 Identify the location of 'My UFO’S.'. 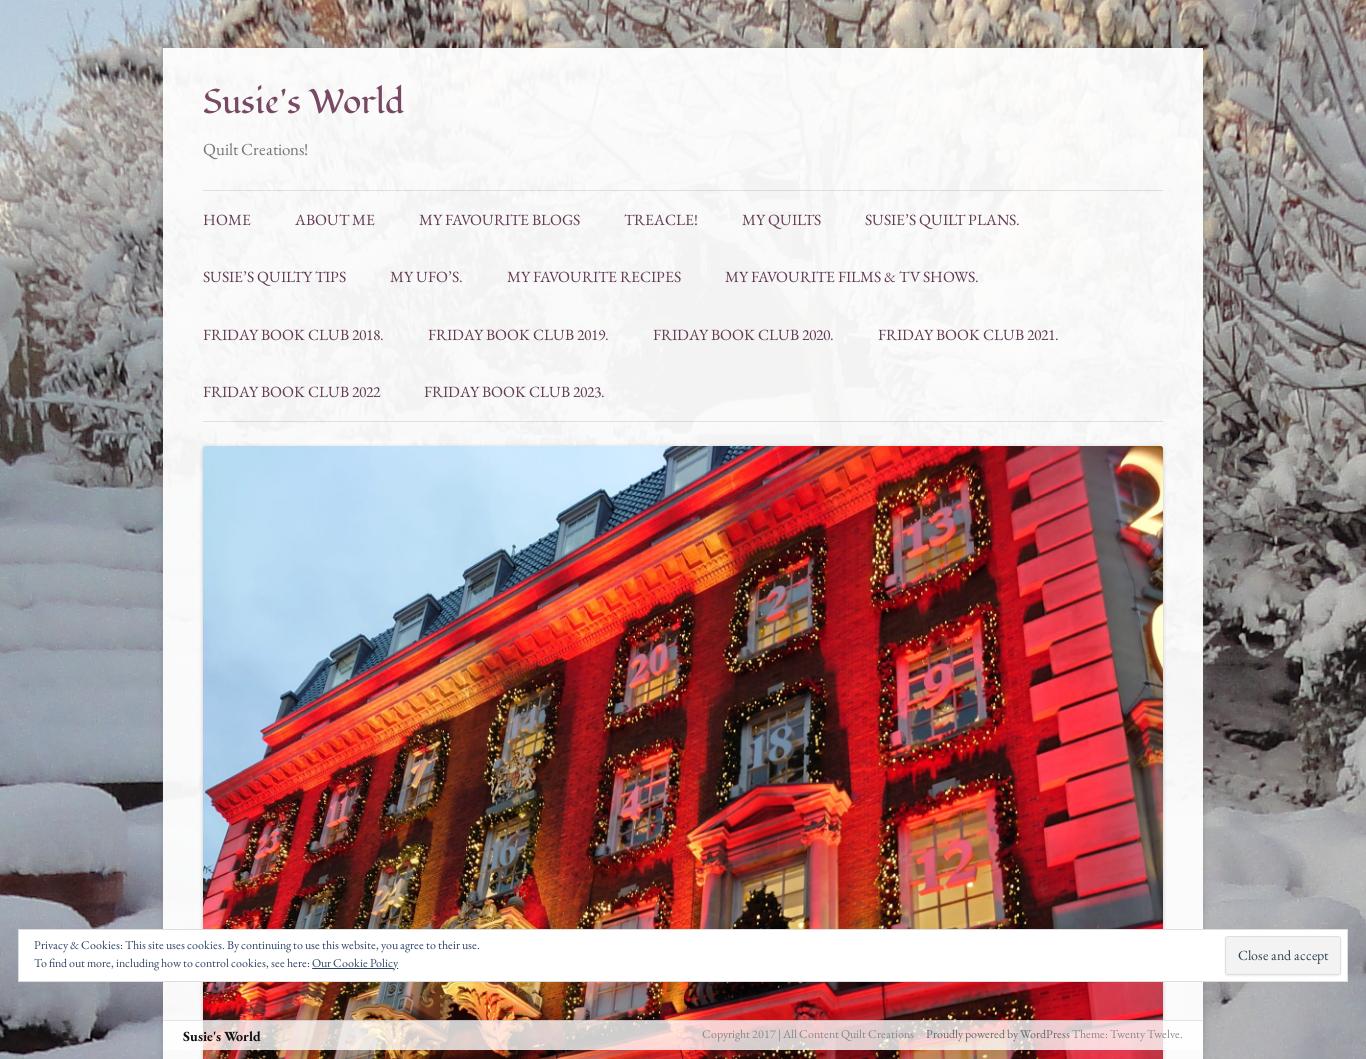
(425, 276).